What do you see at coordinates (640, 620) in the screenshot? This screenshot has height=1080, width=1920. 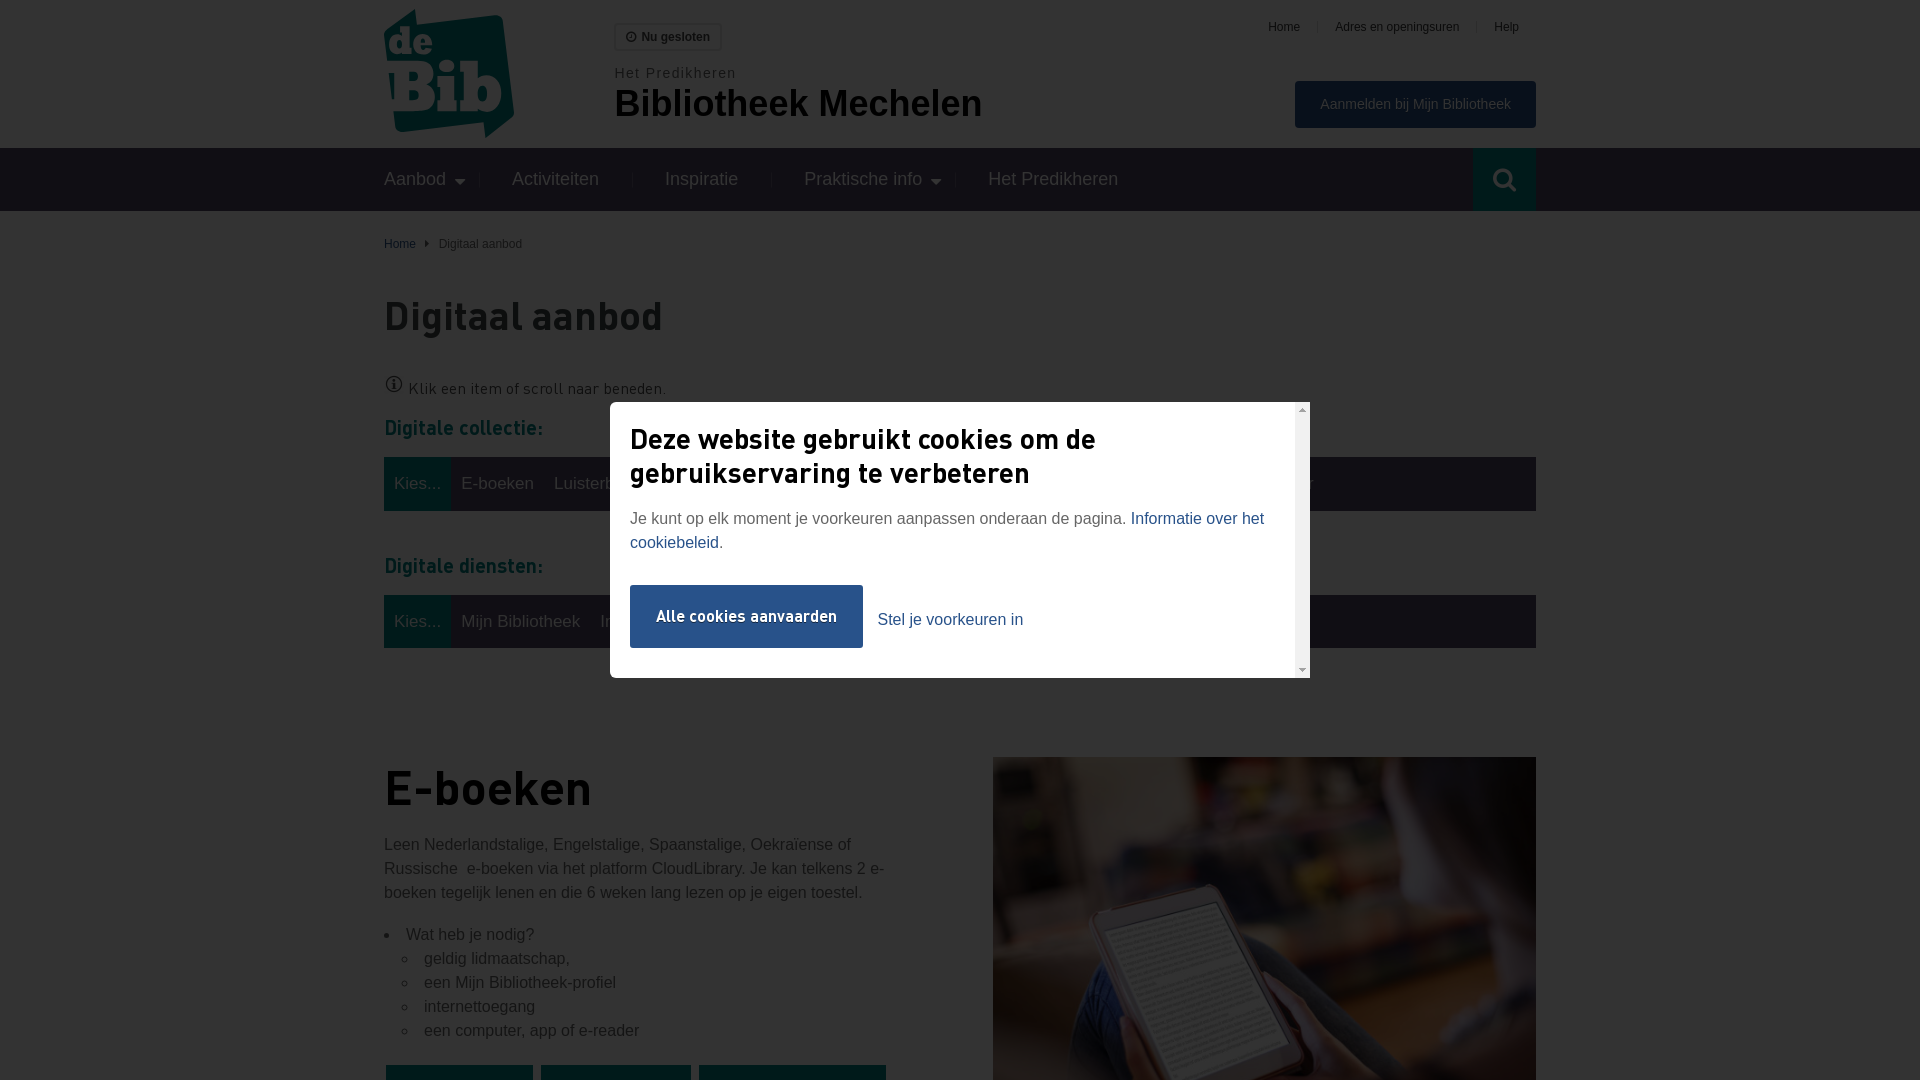 I see `'Internet-pc'` at bounding box center [640, 620].